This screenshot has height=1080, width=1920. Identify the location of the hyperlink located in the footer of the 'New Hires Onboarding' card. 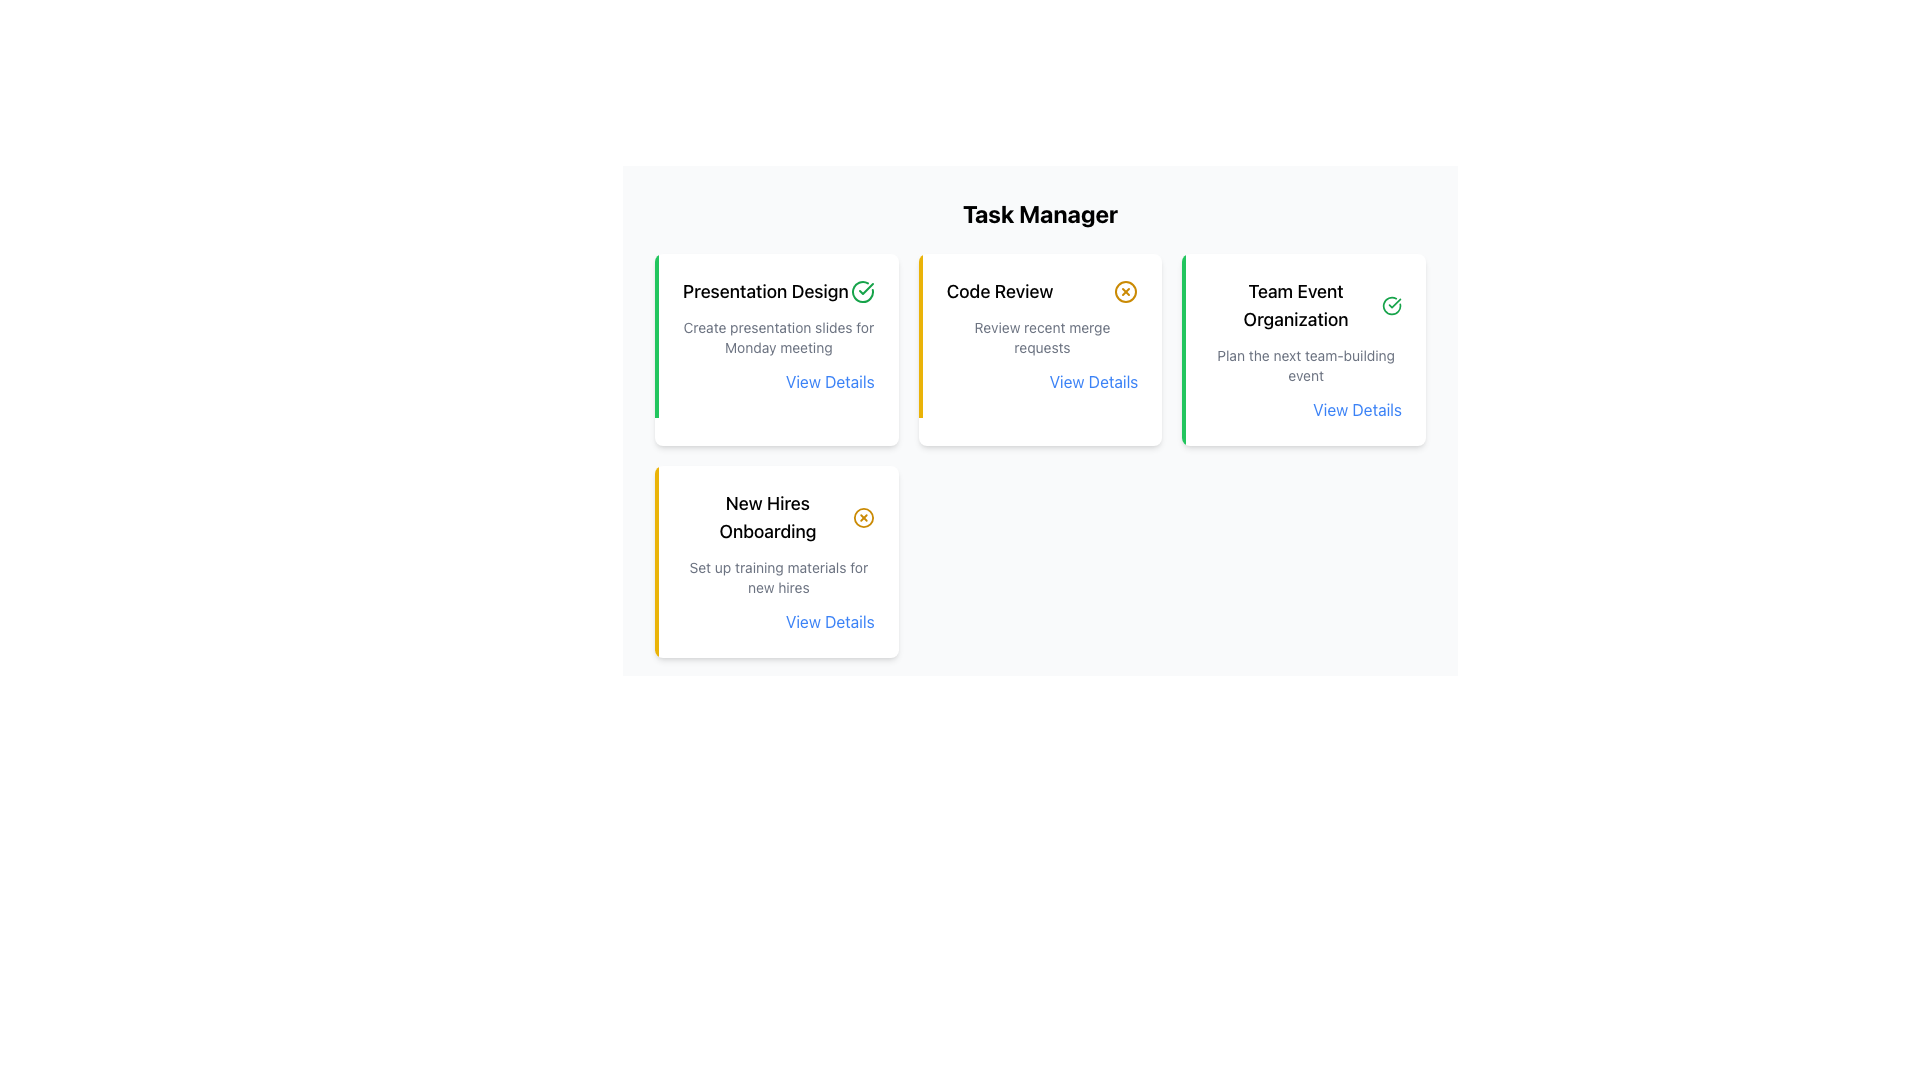
(830, 620).